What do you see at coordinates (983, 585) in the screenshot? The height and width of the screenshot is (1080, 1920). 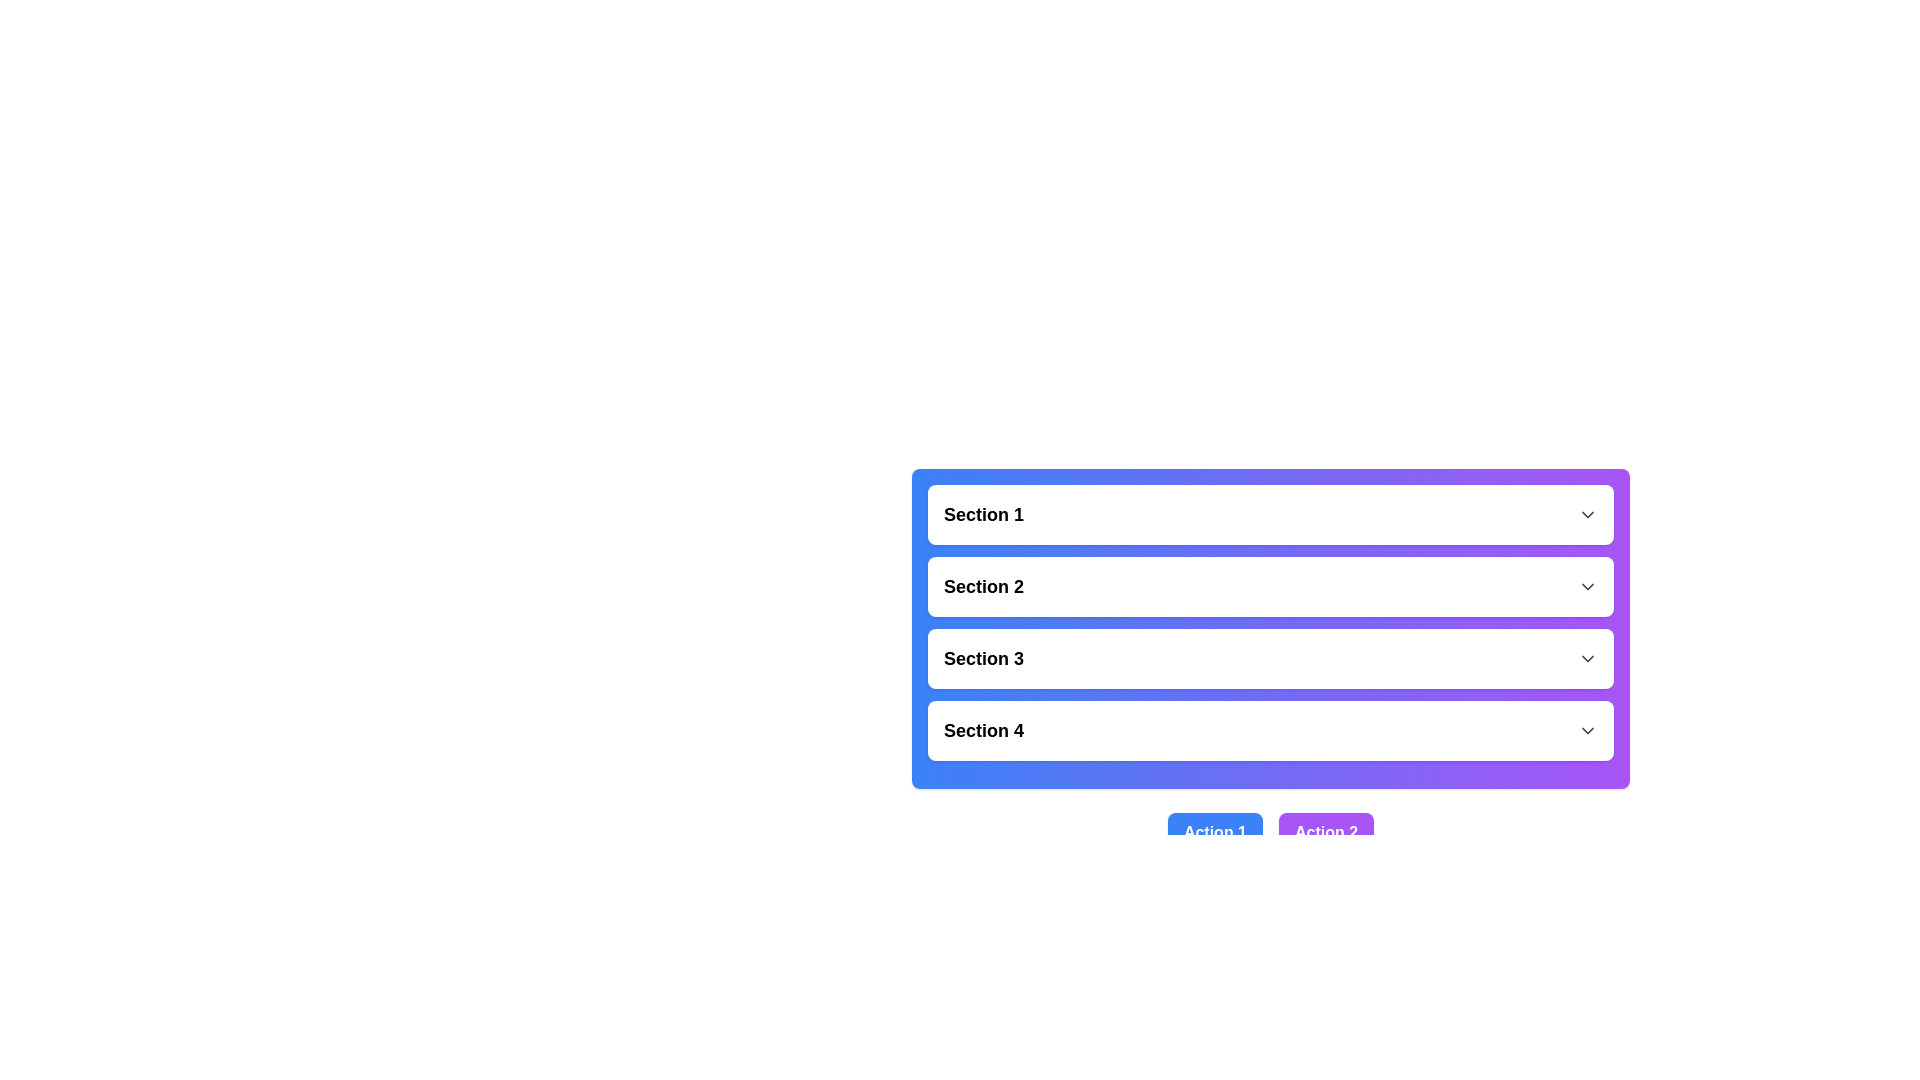 I see `the Text label that serves as the title for the second section of the listed interface, positioned to the left of the chevron-down icon` at bounding box center [983, 585].